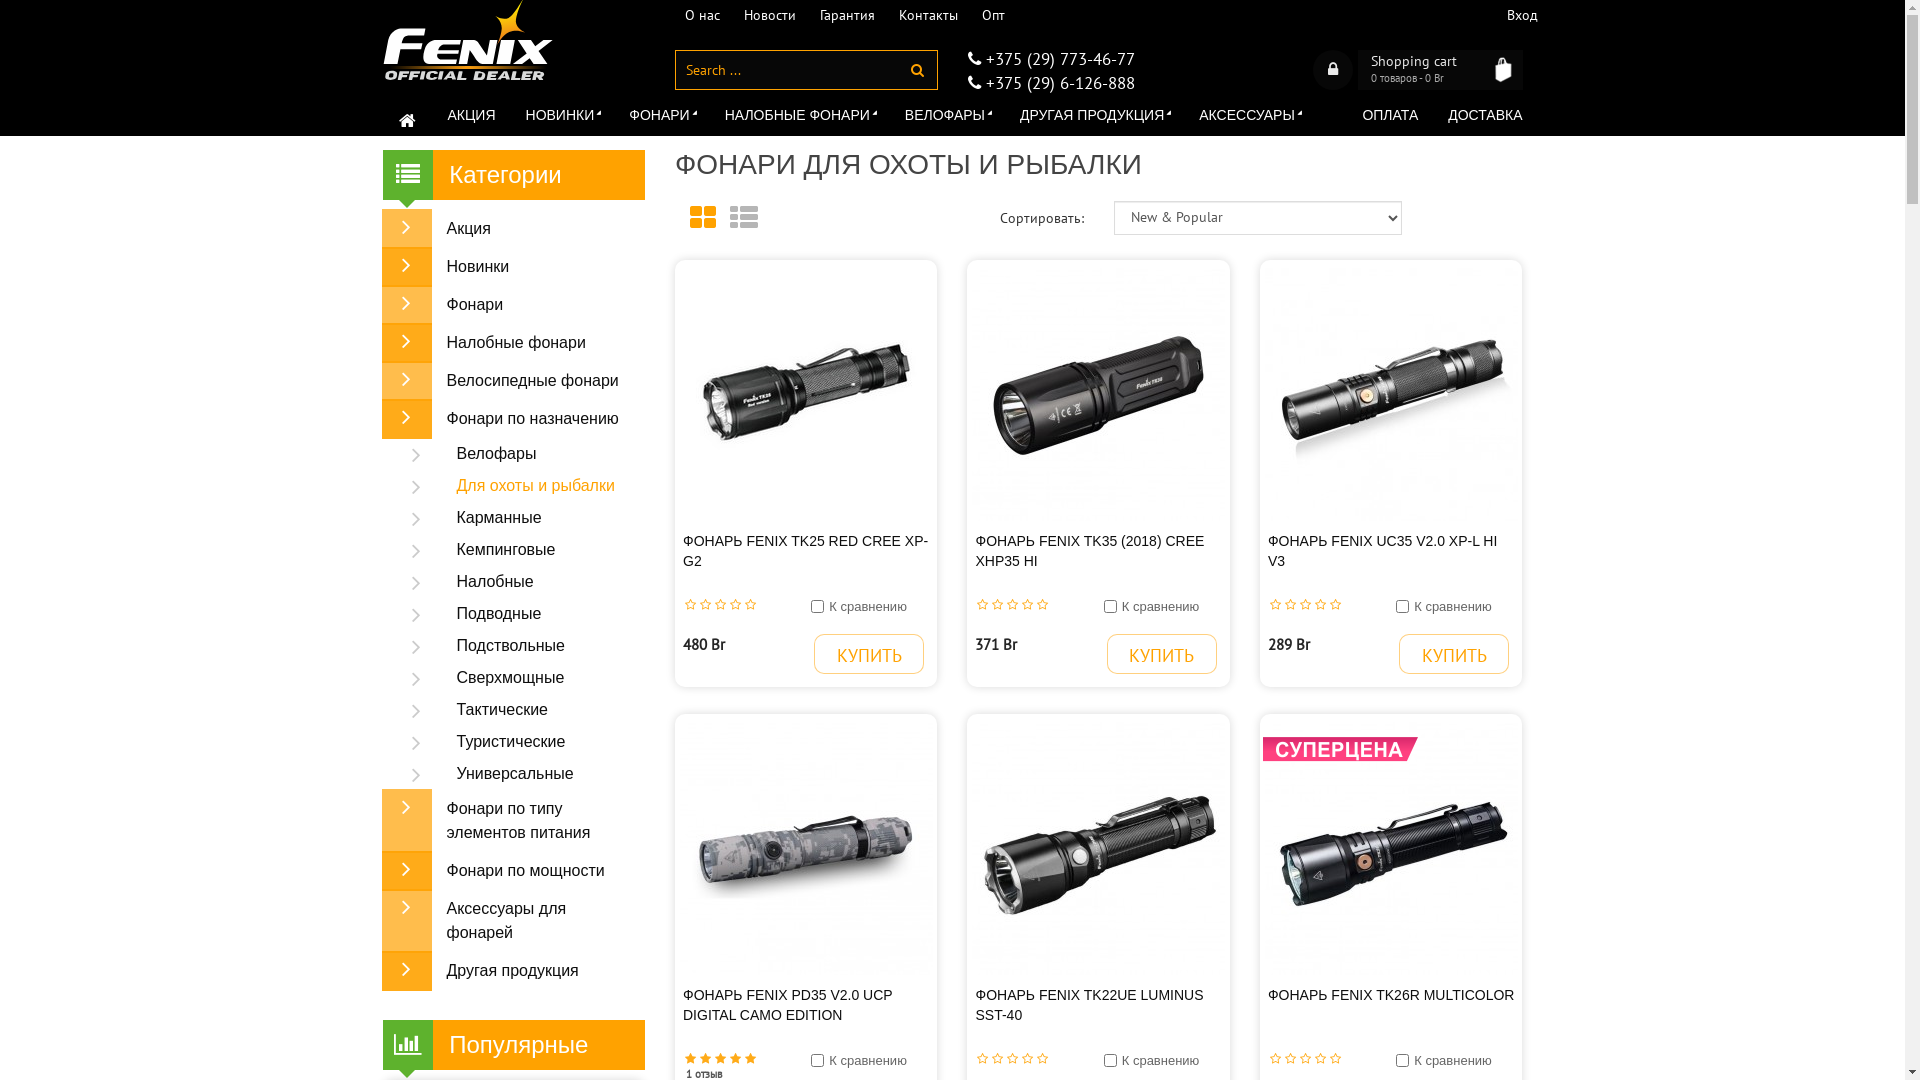 This screenshot has height=1080, width=1920. Describe the element at coordinates (1055, 82) in the screenshot. I see `'+375 (29) 6-126-888'` at that location.